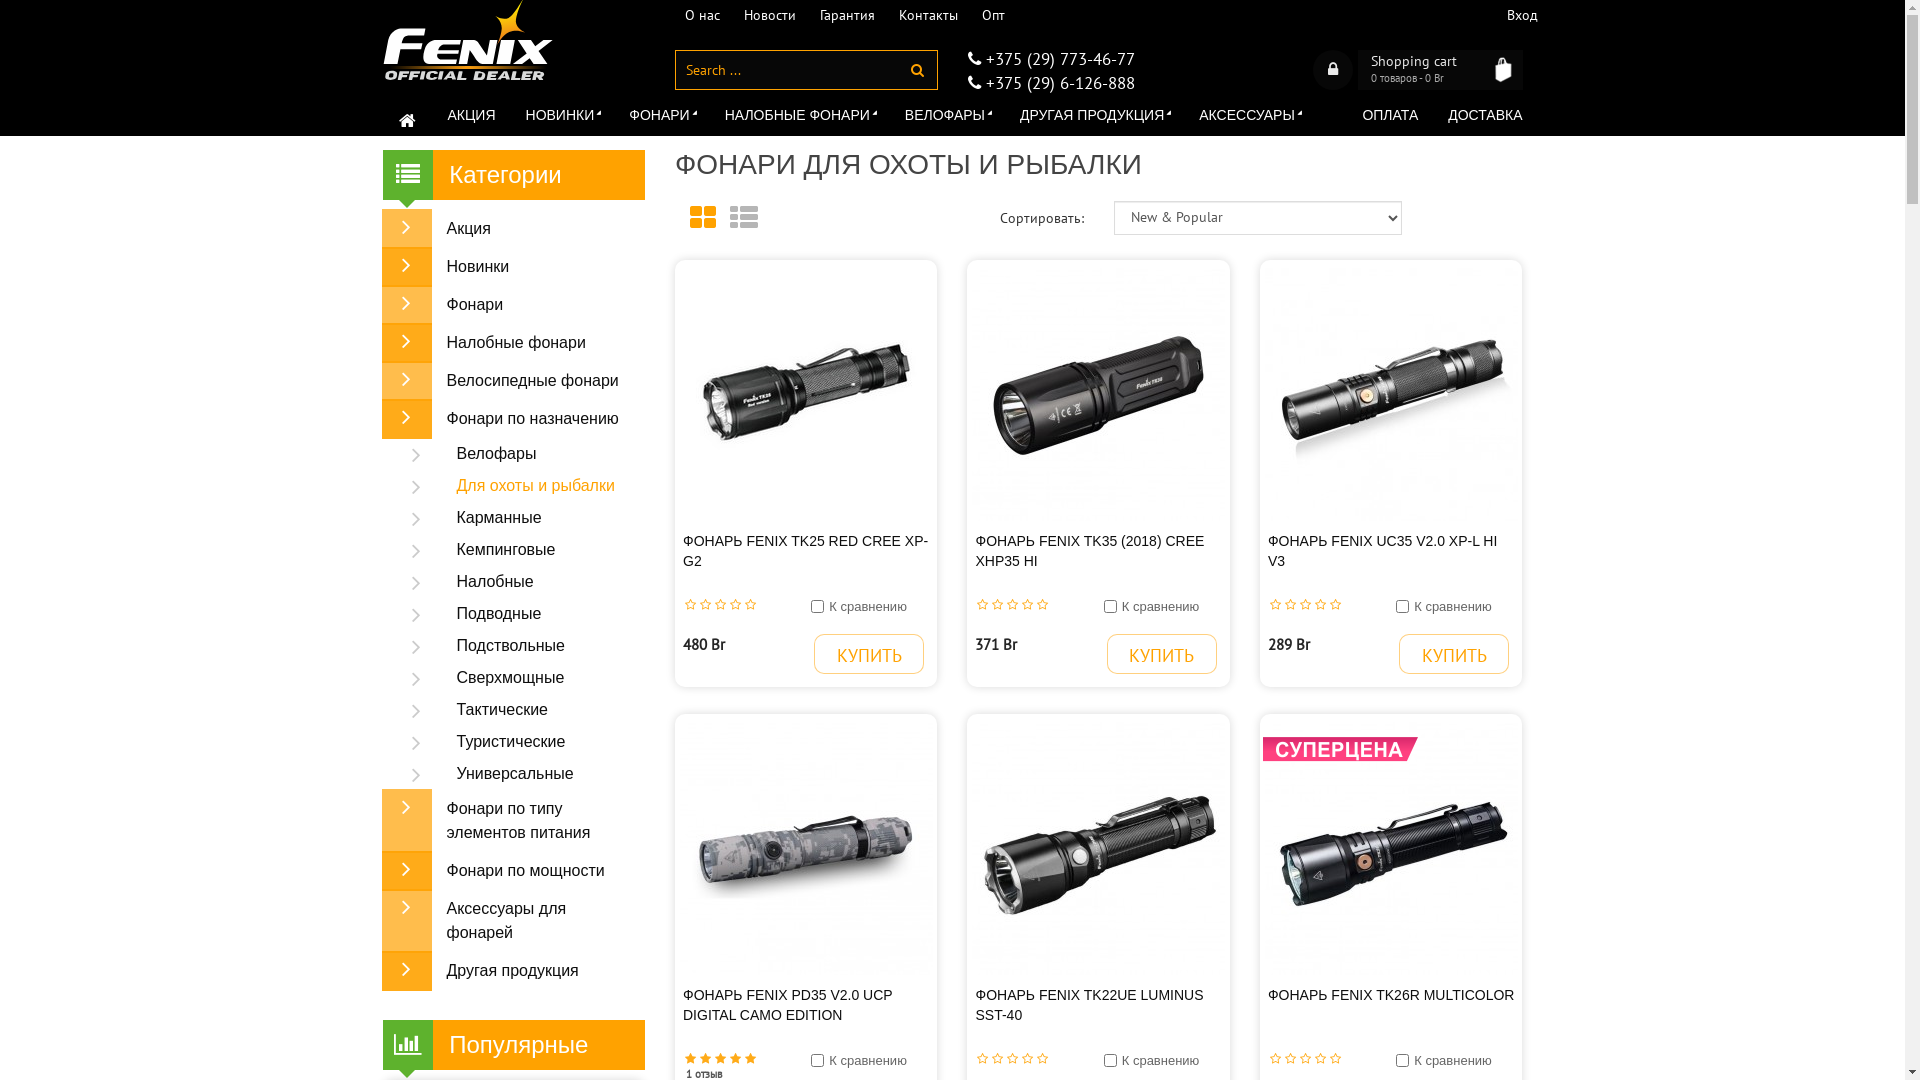 This screenshot has height=1080, width=1920. Describe the element at coordinates (1055, 82) in the screenshot. I see `'+375 (29) 6-126-888'` at that location.